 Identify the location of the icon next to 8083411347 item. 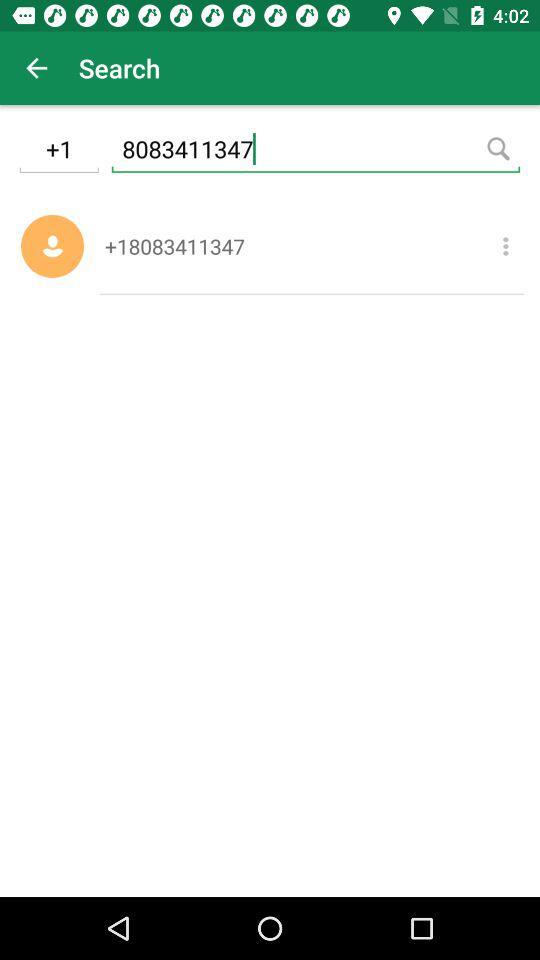
(59, 151).